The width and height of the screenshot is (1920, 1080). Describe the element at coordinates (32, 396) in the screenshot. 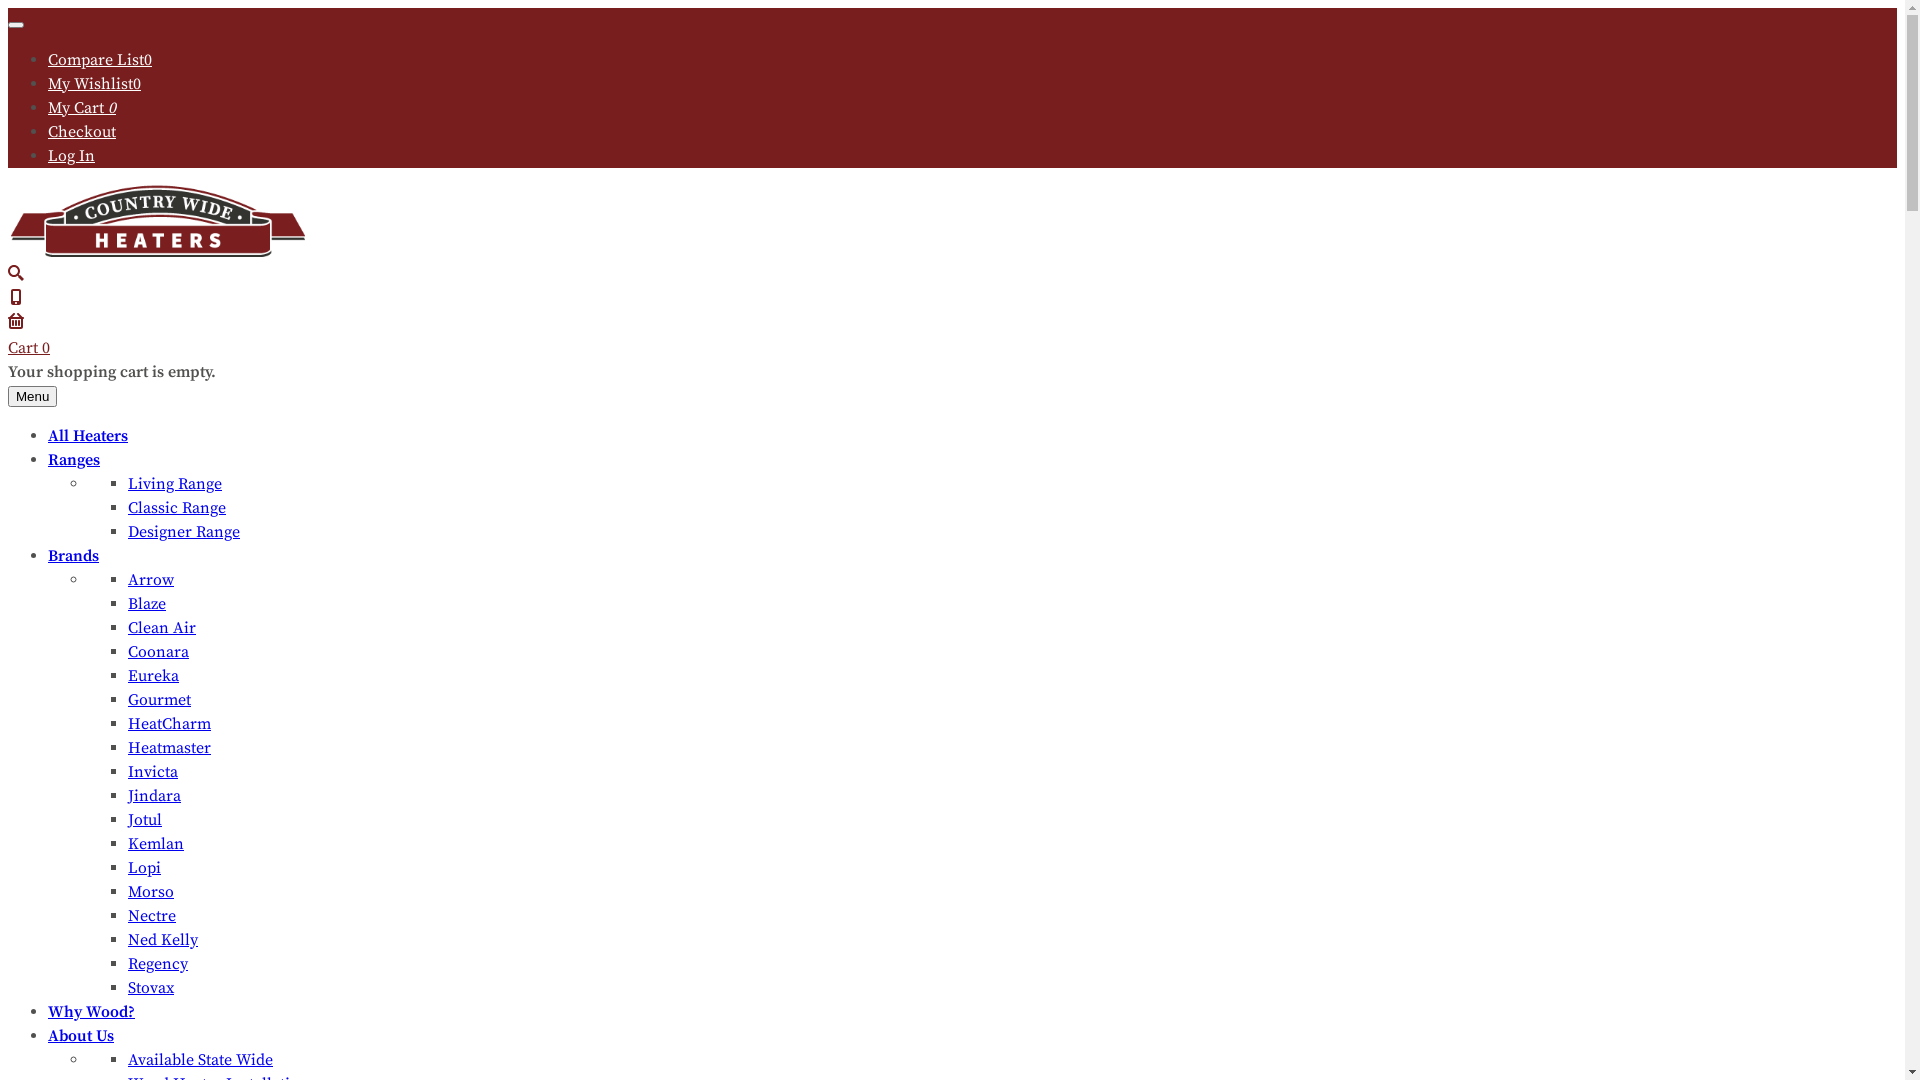

I see `'Menu'` at that location.